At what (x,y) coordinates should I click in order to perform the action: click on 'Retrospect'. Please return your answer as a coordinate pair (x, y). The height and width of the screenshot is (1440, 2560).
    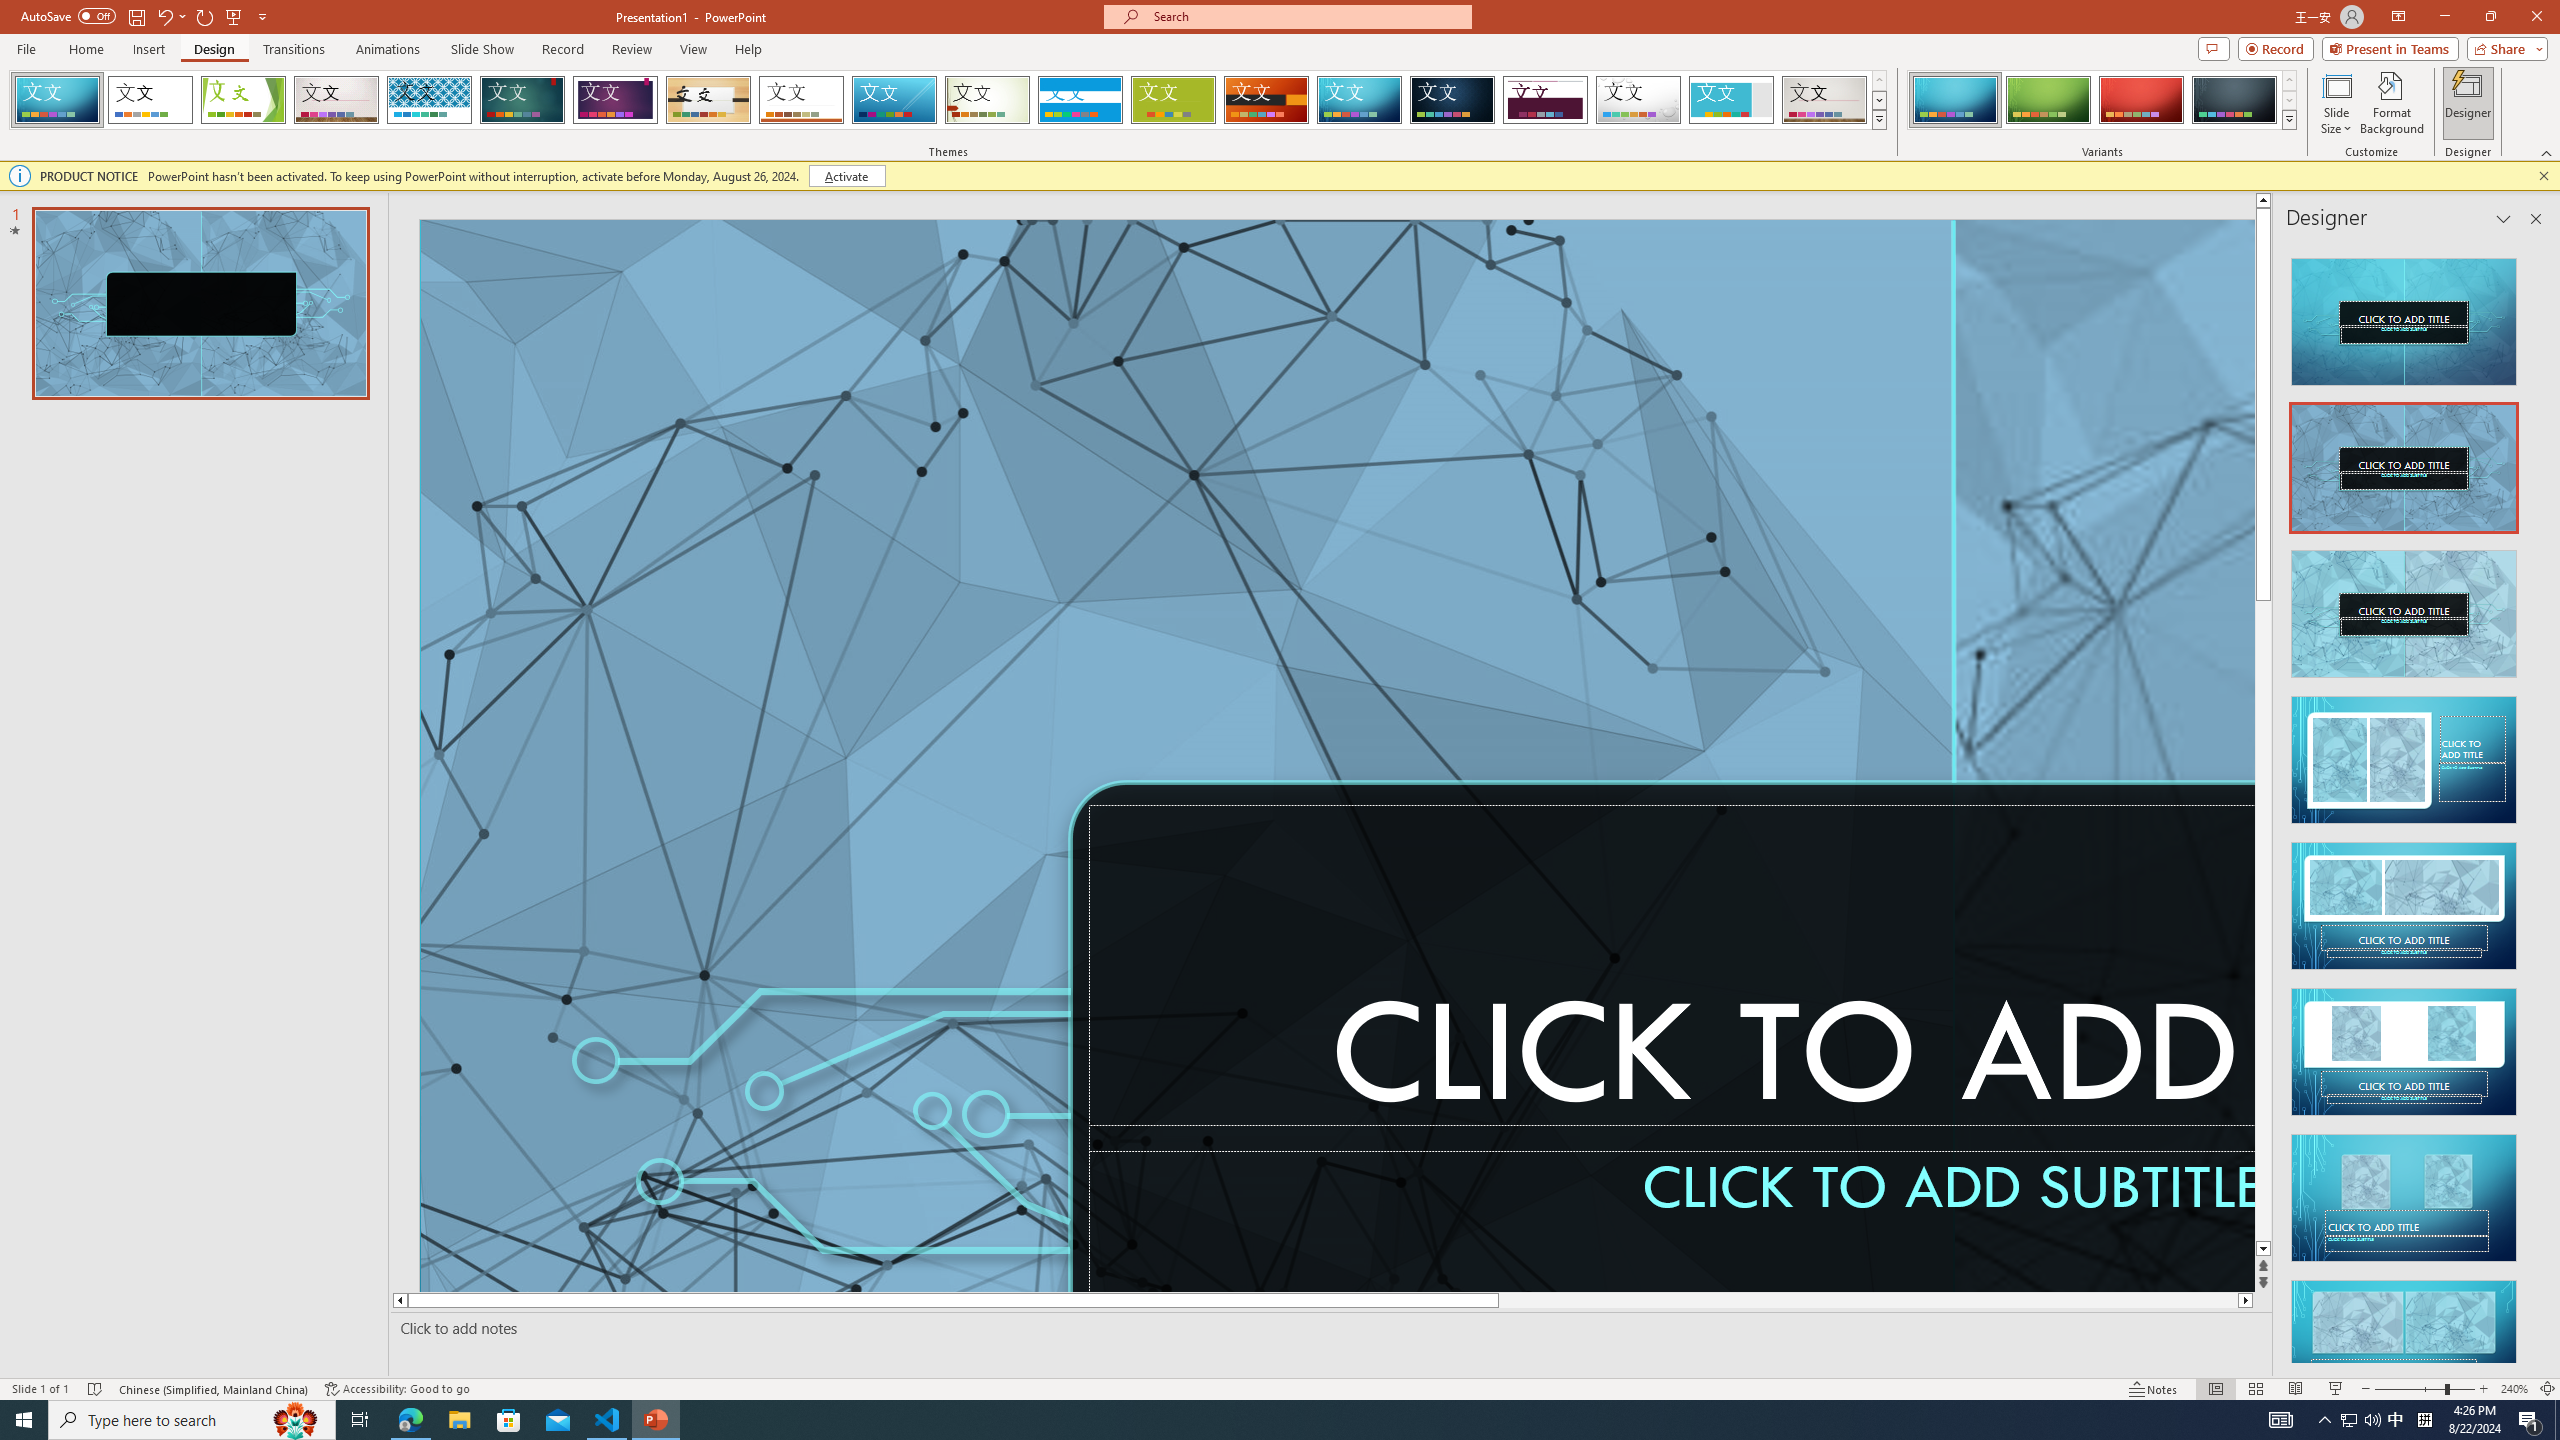
    Looking at the image, I should click on (800, 99).